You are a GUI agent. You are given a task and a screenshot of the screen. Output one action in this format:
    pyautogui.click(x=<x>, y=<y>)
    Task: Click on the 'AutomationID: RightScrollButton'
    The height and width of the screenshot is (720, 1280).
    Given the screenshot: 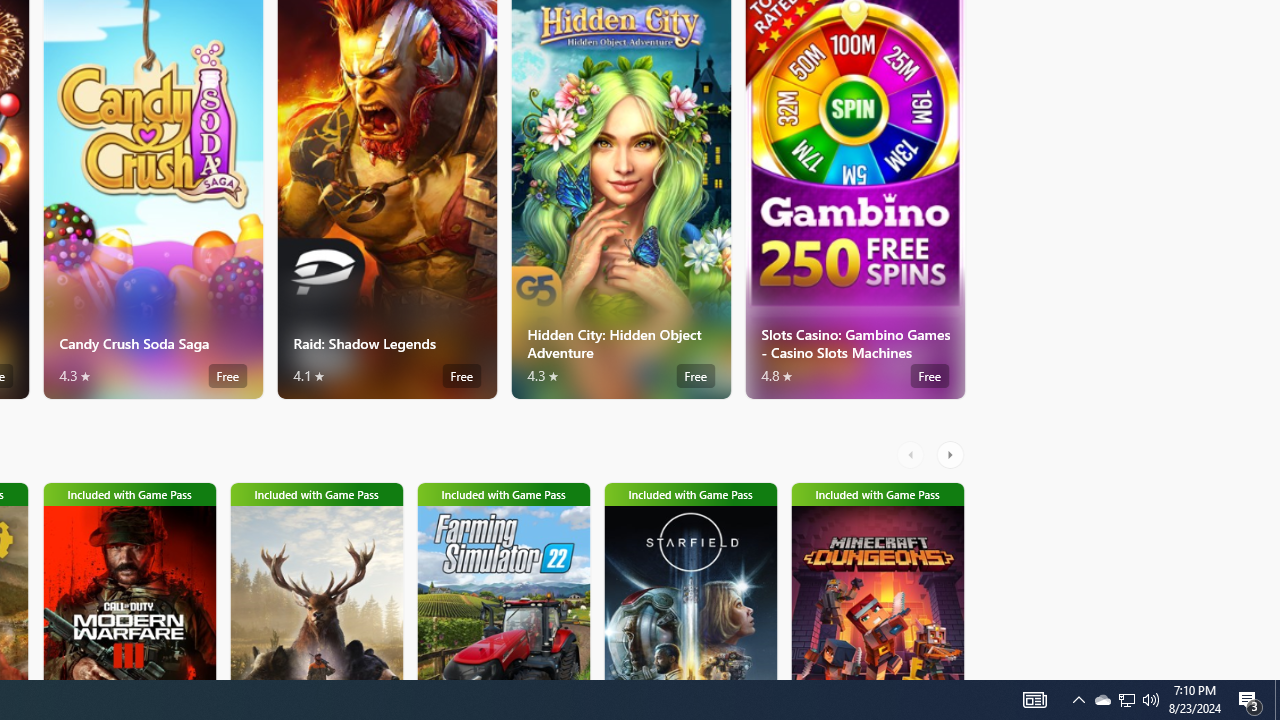 What is the action you would take?
    pyautogui.click(x=951, y=455)
    